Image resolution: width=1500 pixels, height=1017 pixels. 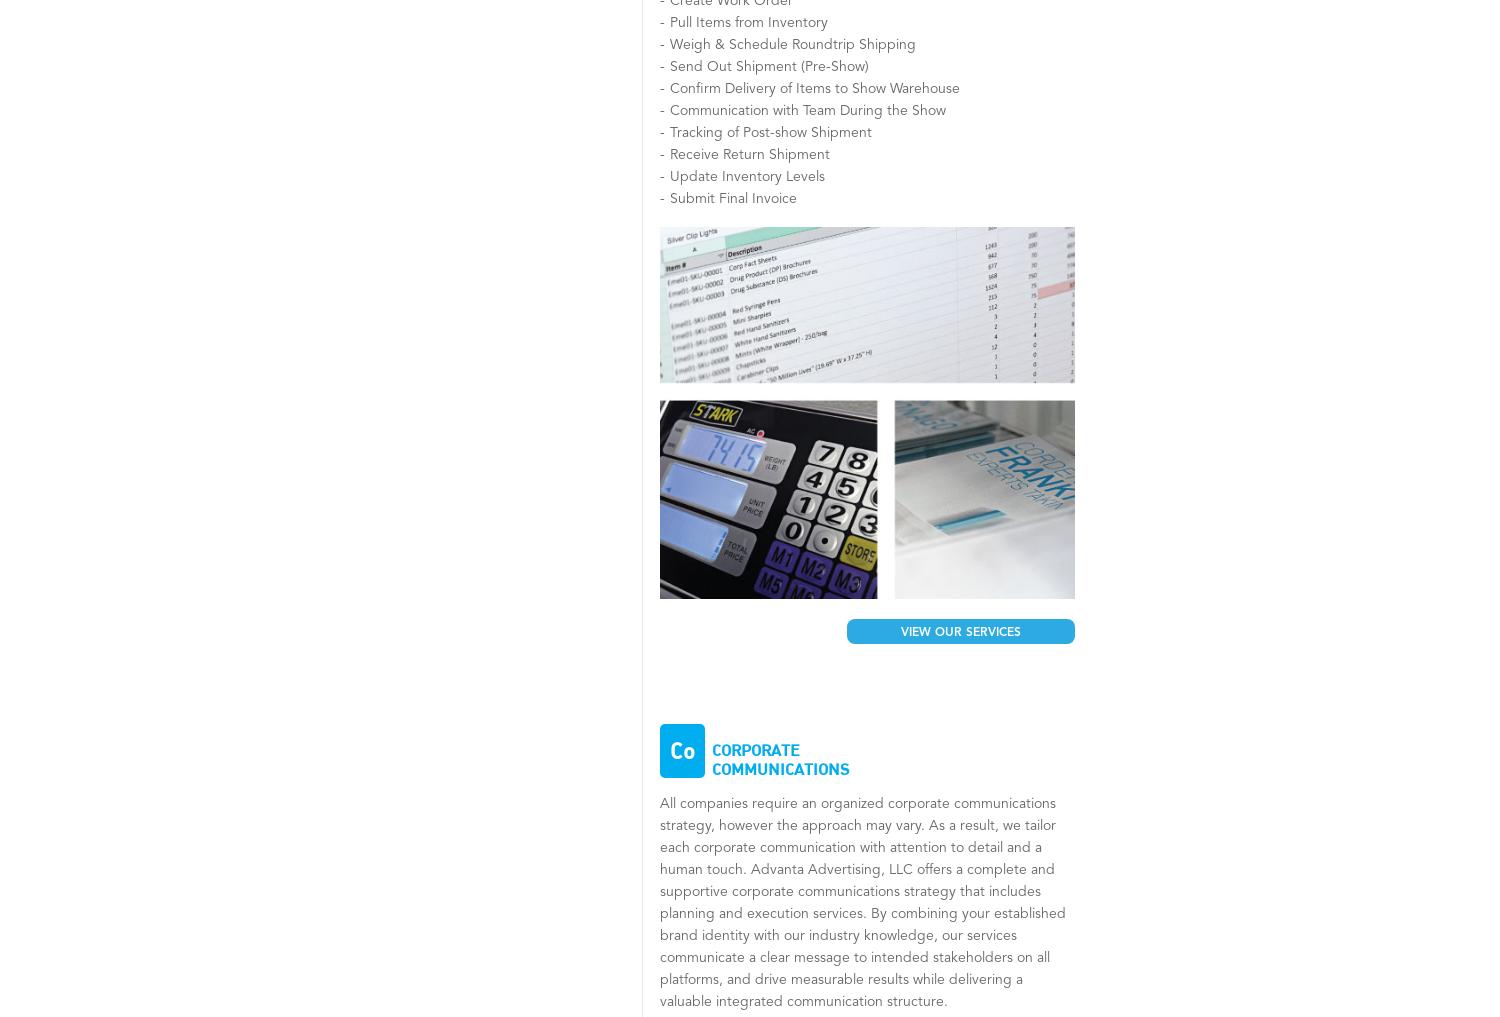 What do you see at coordinates (747, 21) in the screenshot?
I see `'Pull Items from Inventory'` at bounding box center [747, 21].